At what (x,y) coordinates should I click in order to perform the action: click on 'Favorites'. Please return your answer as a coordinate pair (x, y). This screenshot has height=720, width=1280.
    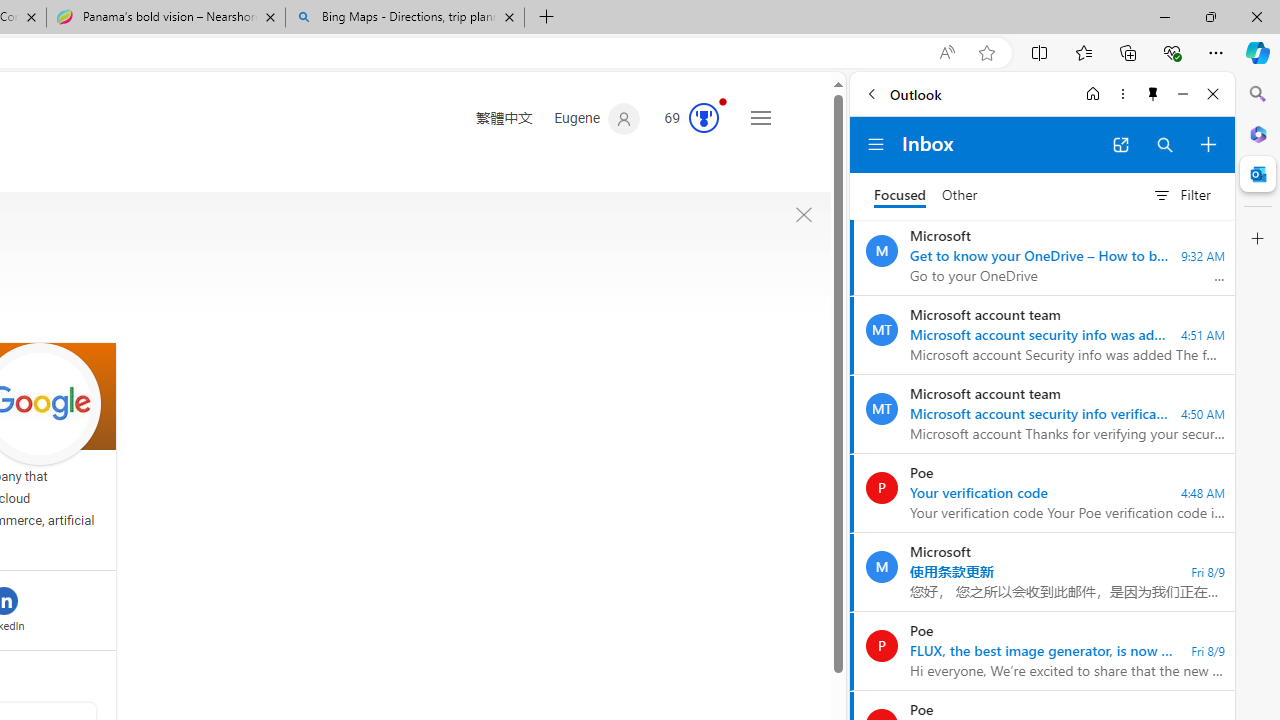
    Looking at the image, I should click on (1082, 51).